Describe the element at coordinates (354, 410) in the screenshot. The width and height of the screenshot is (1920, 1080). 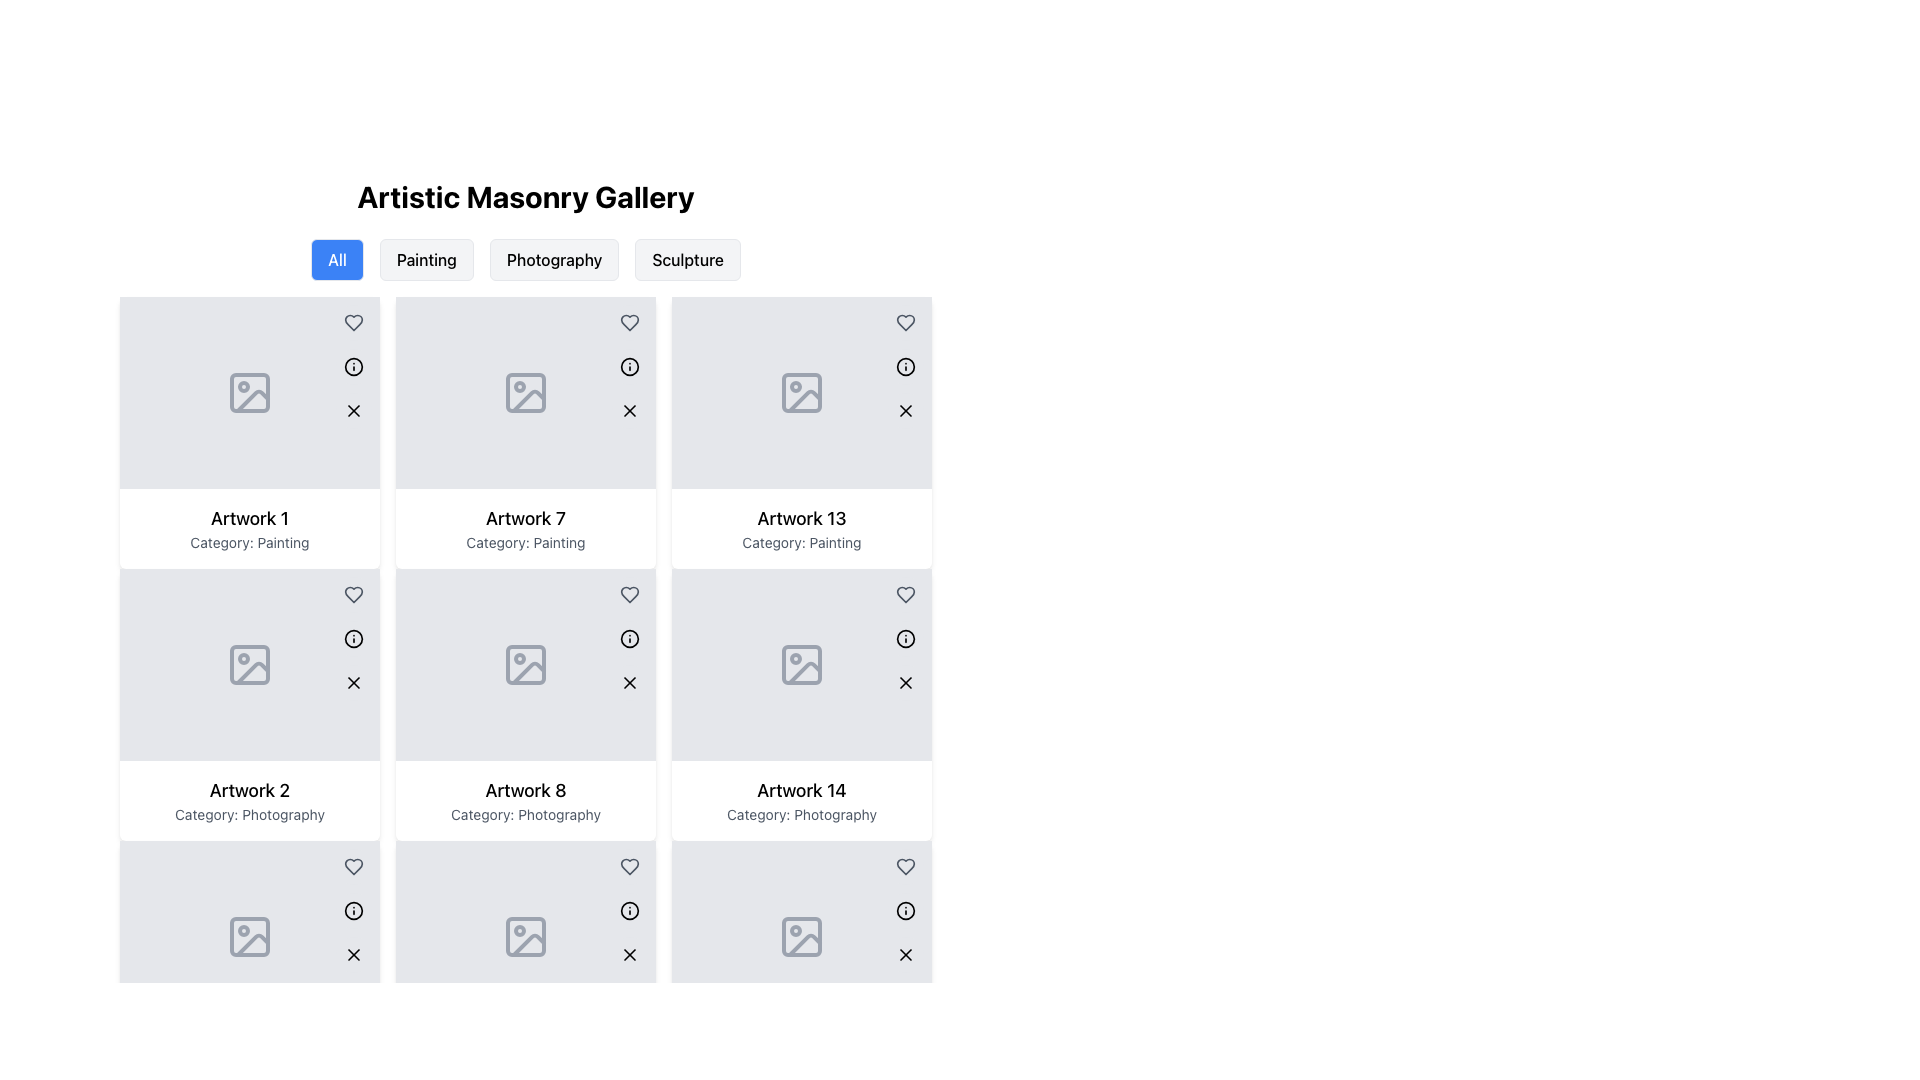
I see `the circular gray button with an 'X' icon at the bottom right corner of the 'Artwork 1' tile` at that location.